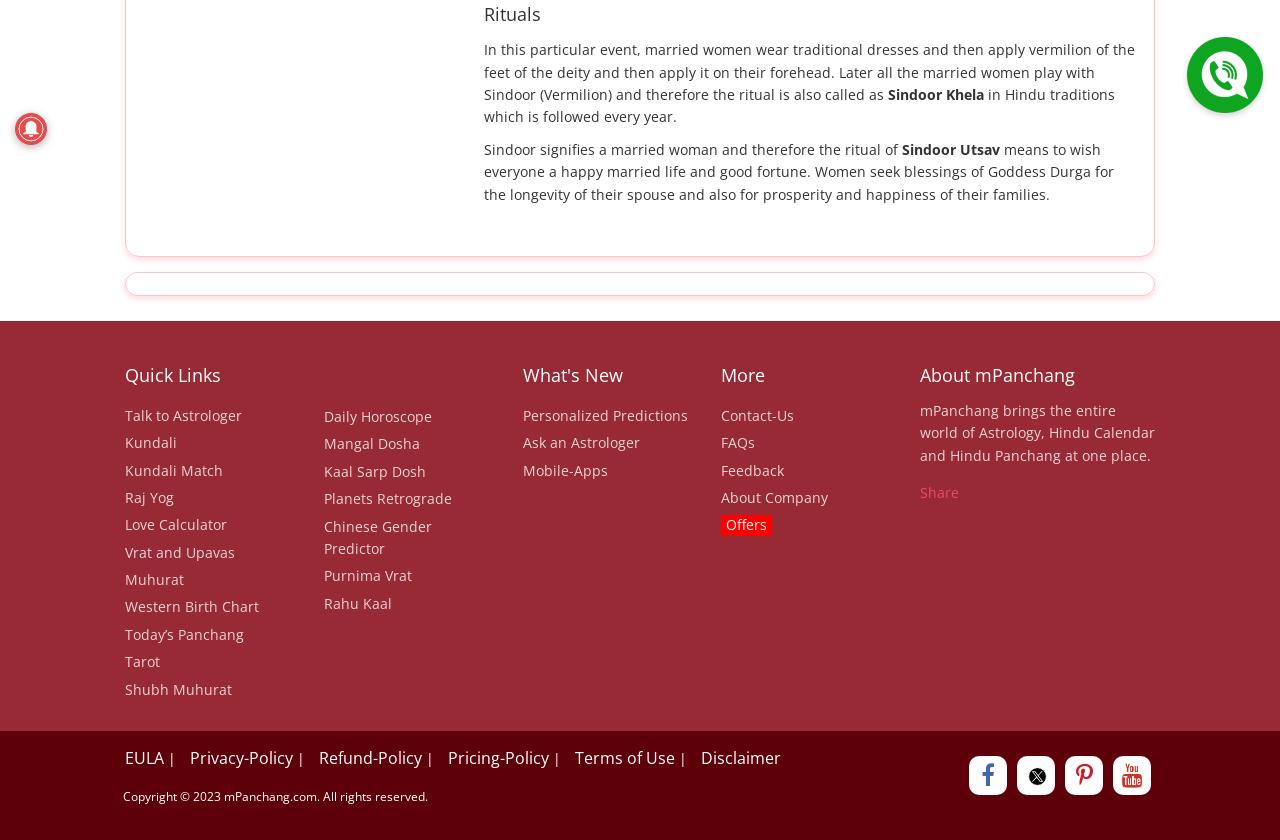 This screenshot has width=1280, height=840. Describe the element at coordinates (751, 469) in the screenshot. I see `'Feedback'` at that location.